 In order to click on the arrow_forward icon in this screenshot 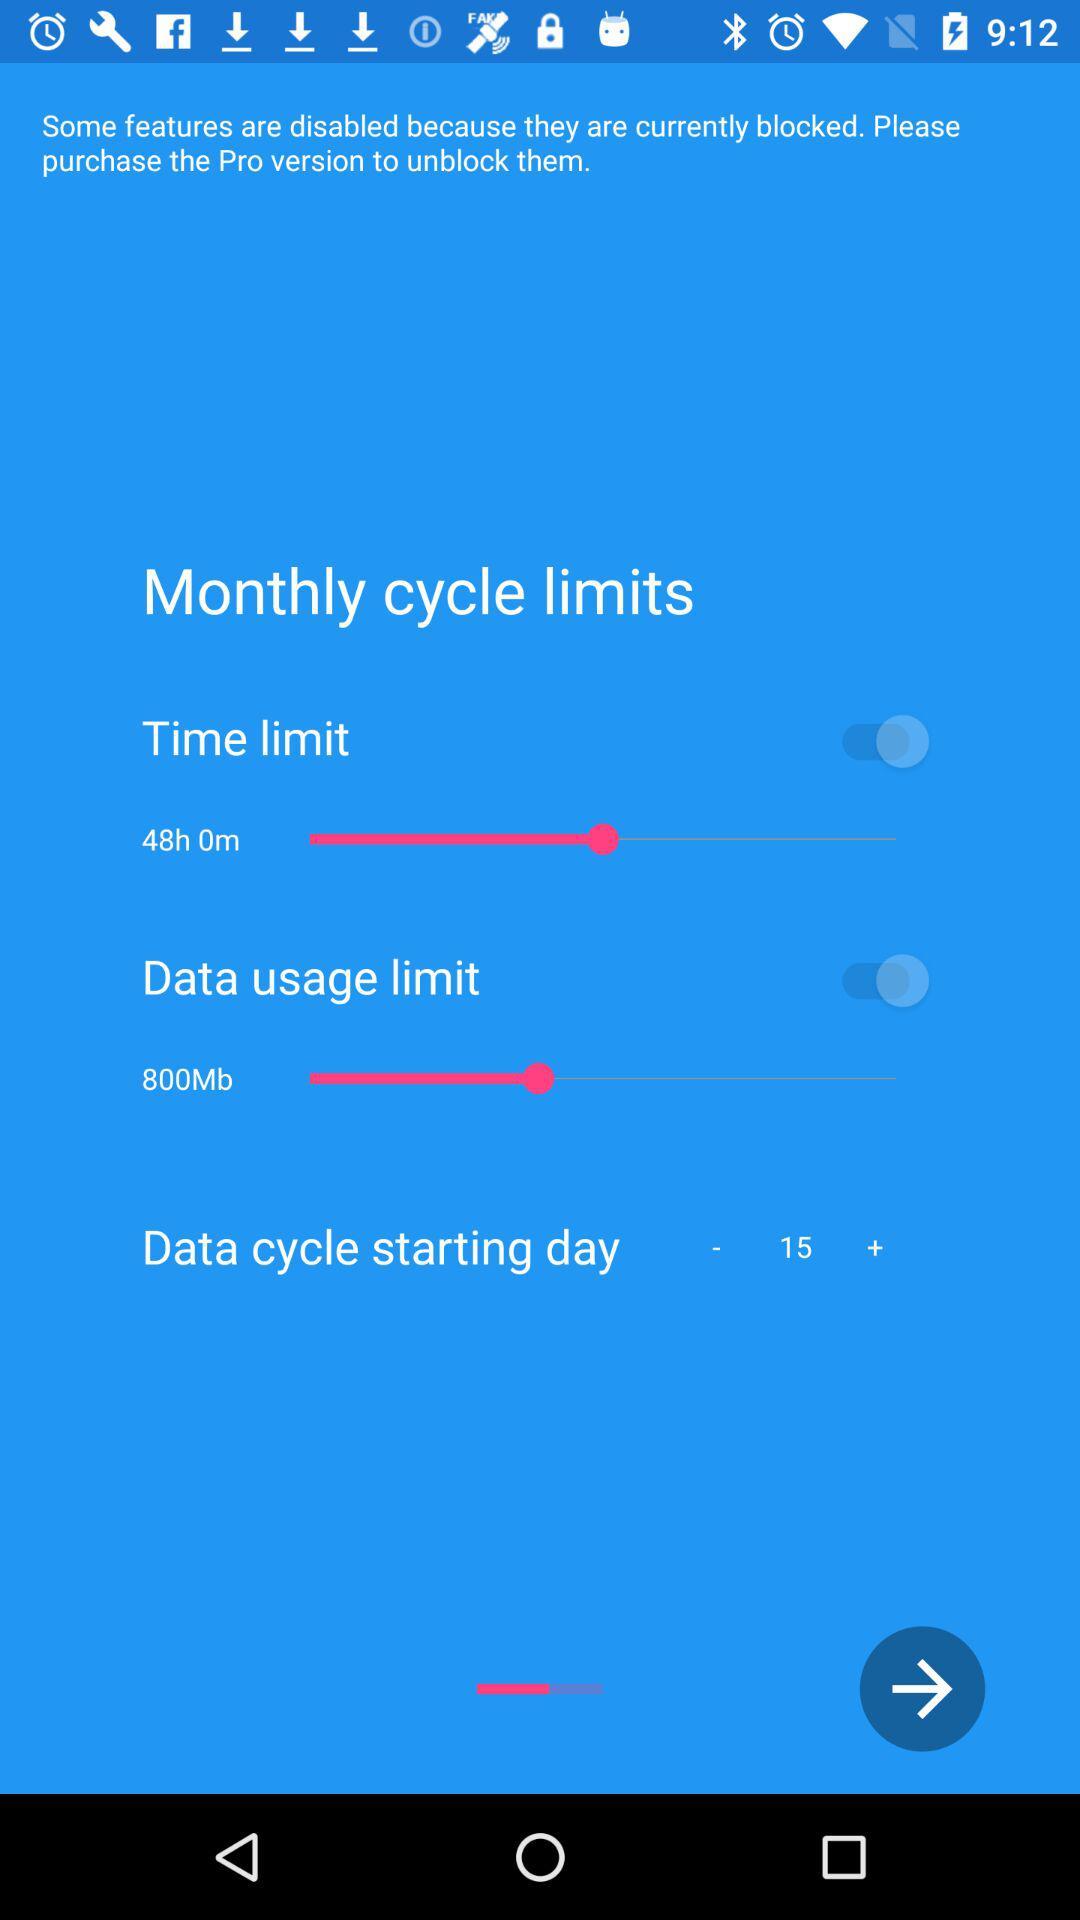, I will do `click(922, 1688)`.